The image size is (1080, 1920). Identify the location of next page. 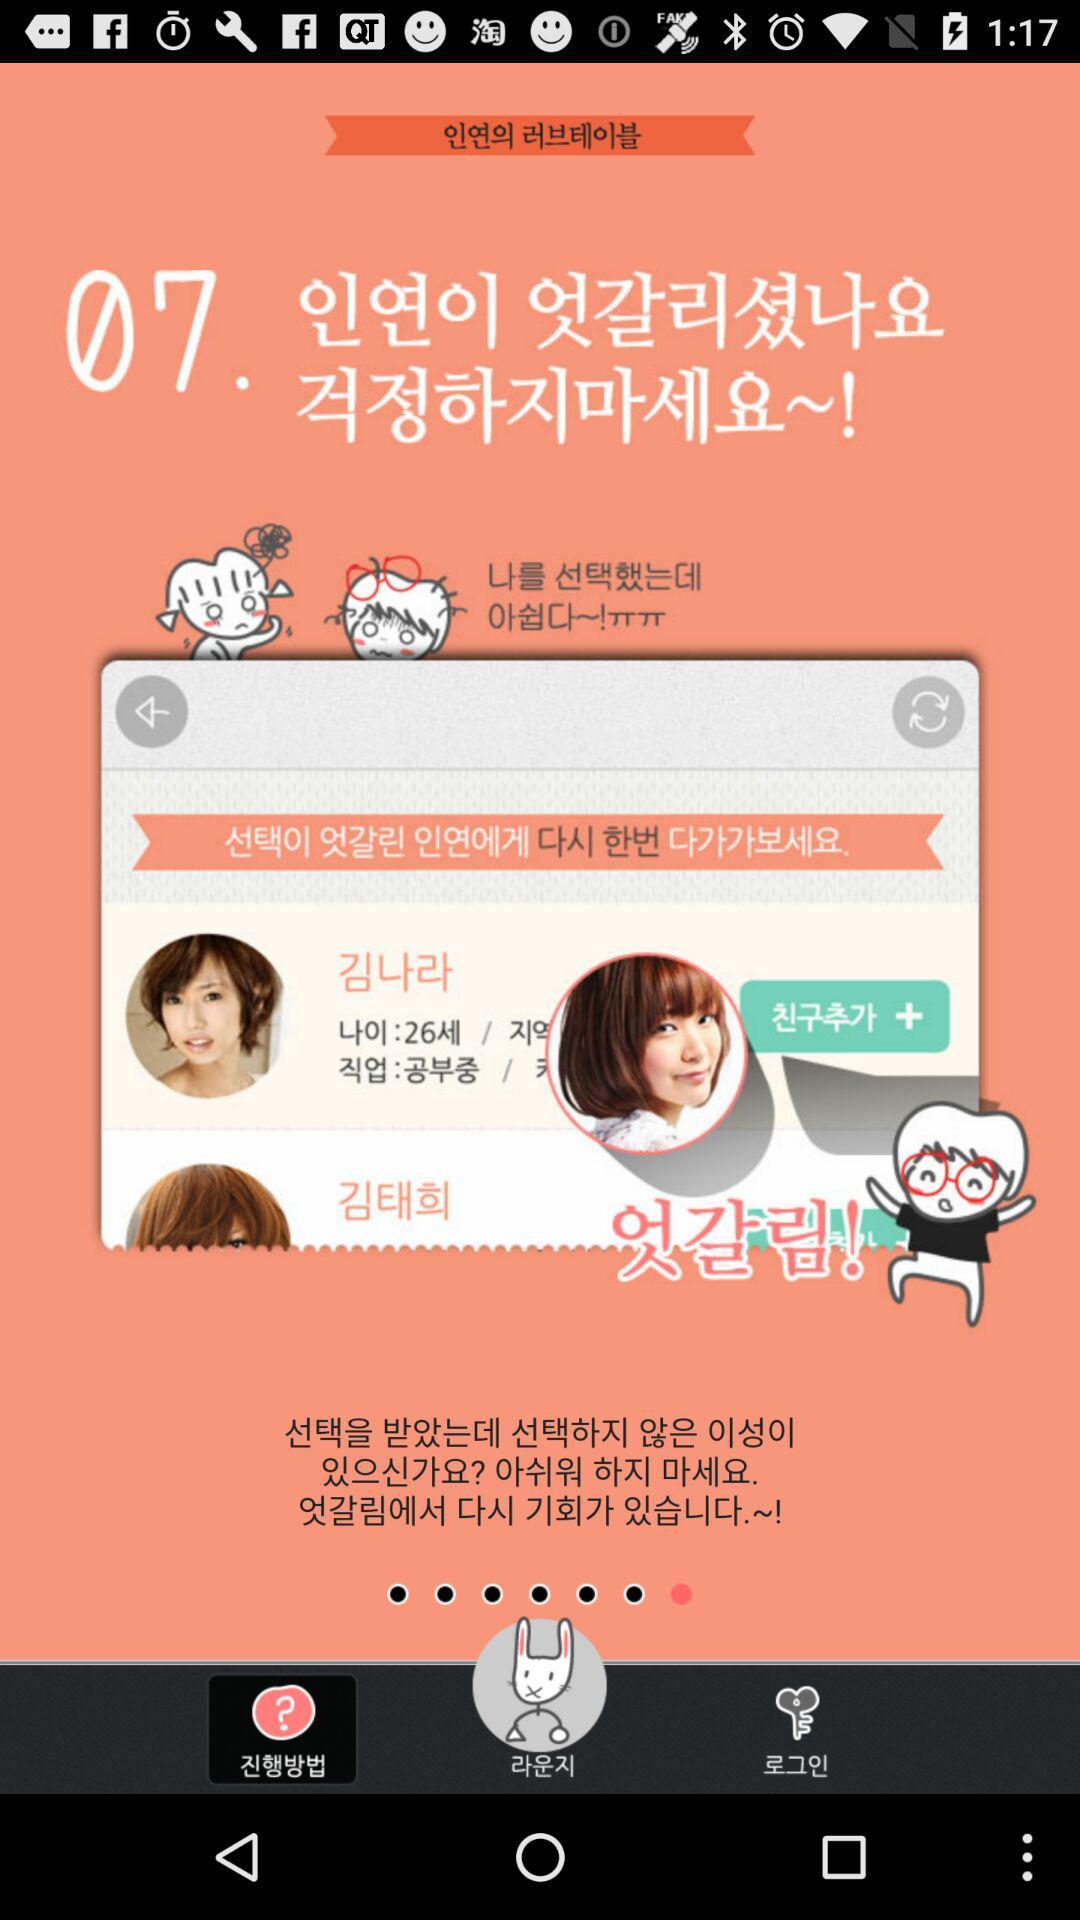
(492, 1593).